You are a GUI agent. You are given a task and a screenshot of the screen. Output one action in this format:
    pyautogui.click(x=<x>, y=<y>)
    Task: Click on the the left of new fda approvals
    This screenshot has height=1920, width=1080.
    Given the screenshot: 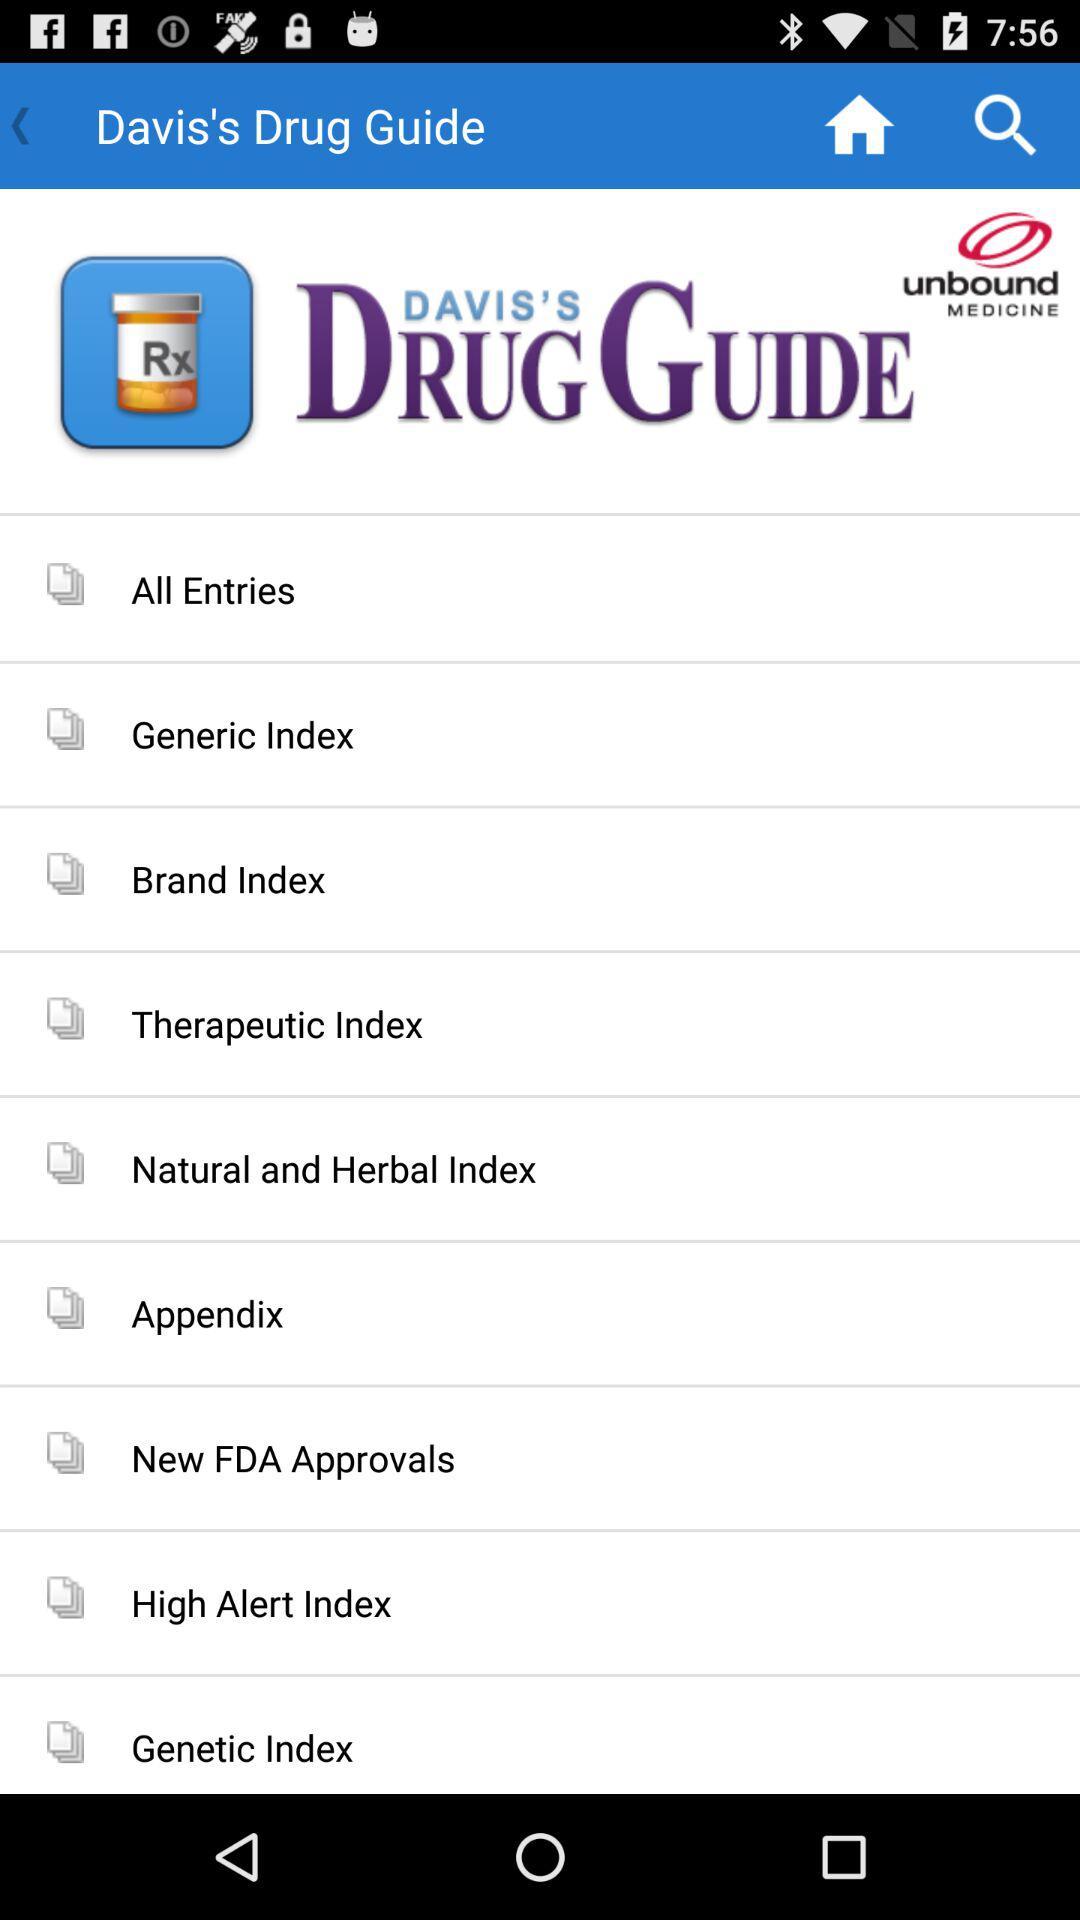 What is the action you would take?
    pyautogui.click(x=64, y=1453)
    